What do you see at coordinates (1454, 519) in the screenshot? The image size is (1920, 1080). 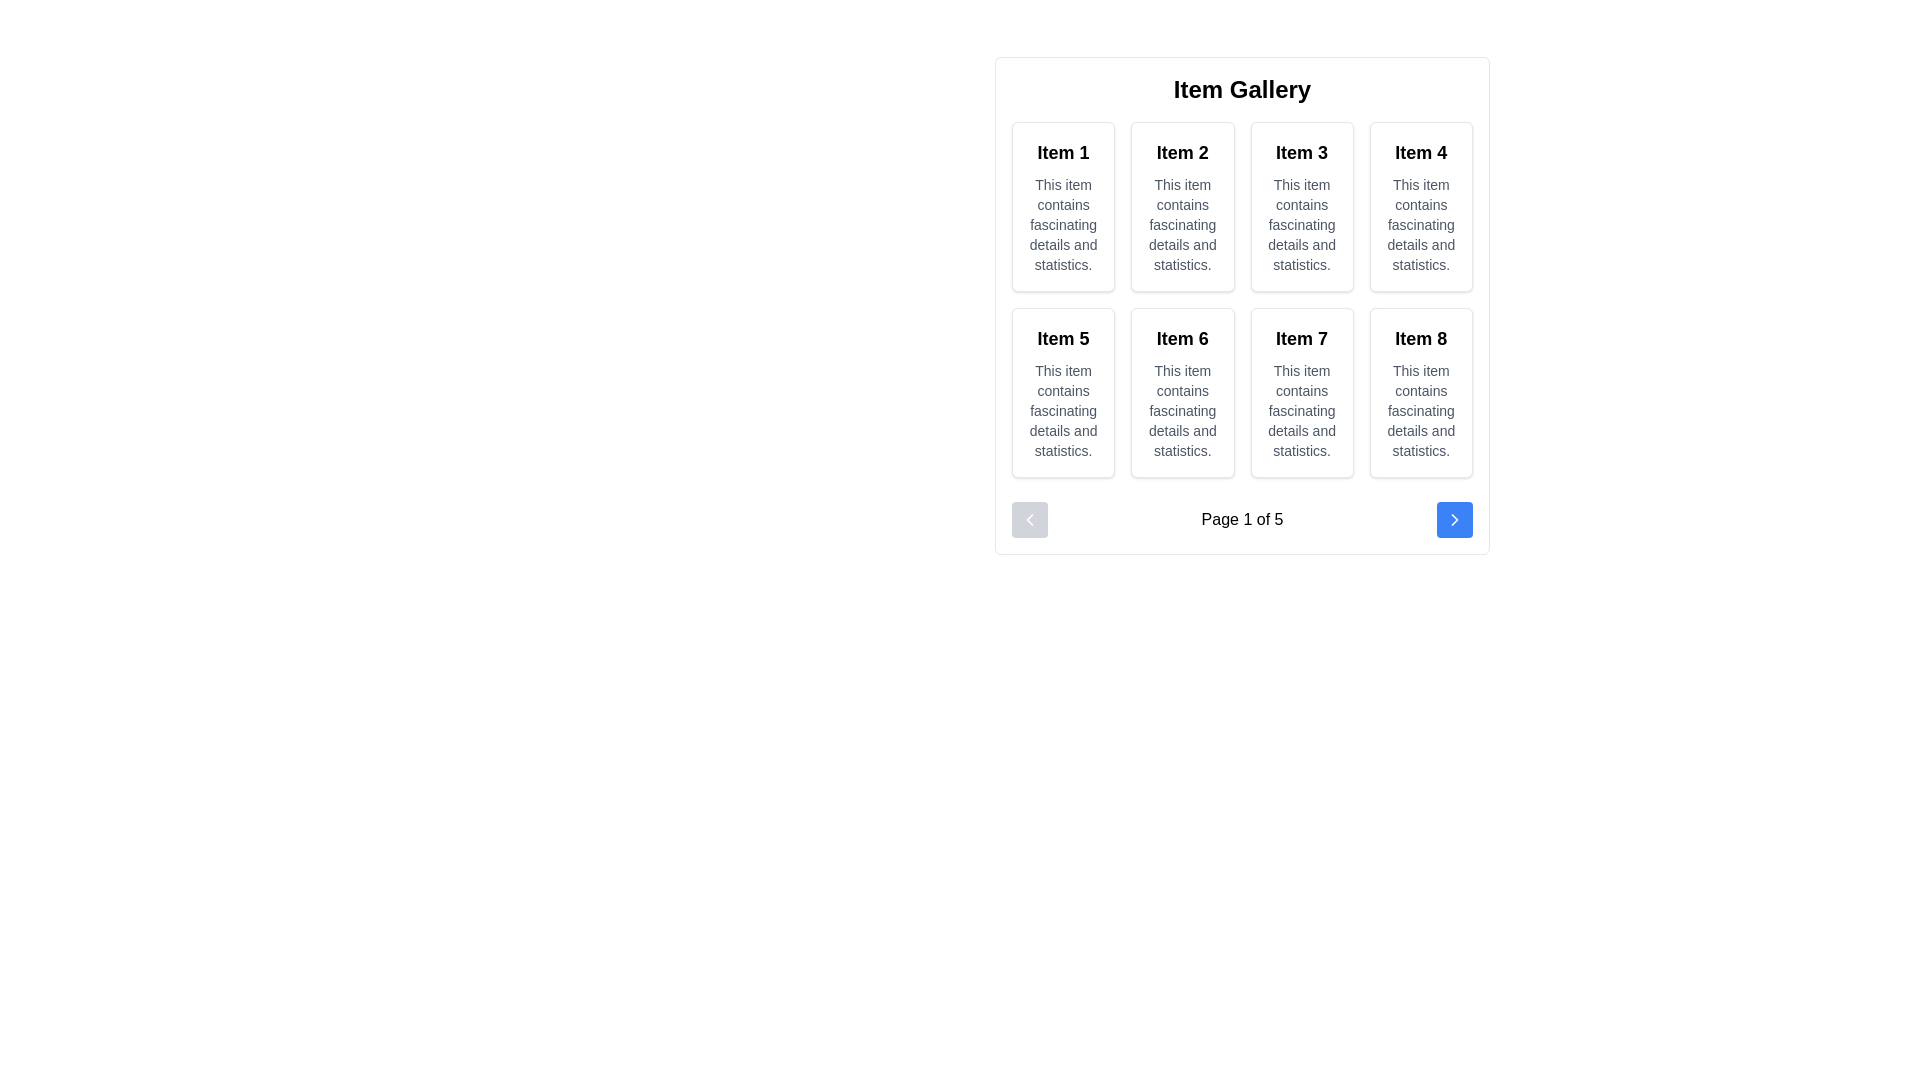 I see `the blue circular button at the bottom-right corner of the pagination section` at bounding box center [1454, 519].